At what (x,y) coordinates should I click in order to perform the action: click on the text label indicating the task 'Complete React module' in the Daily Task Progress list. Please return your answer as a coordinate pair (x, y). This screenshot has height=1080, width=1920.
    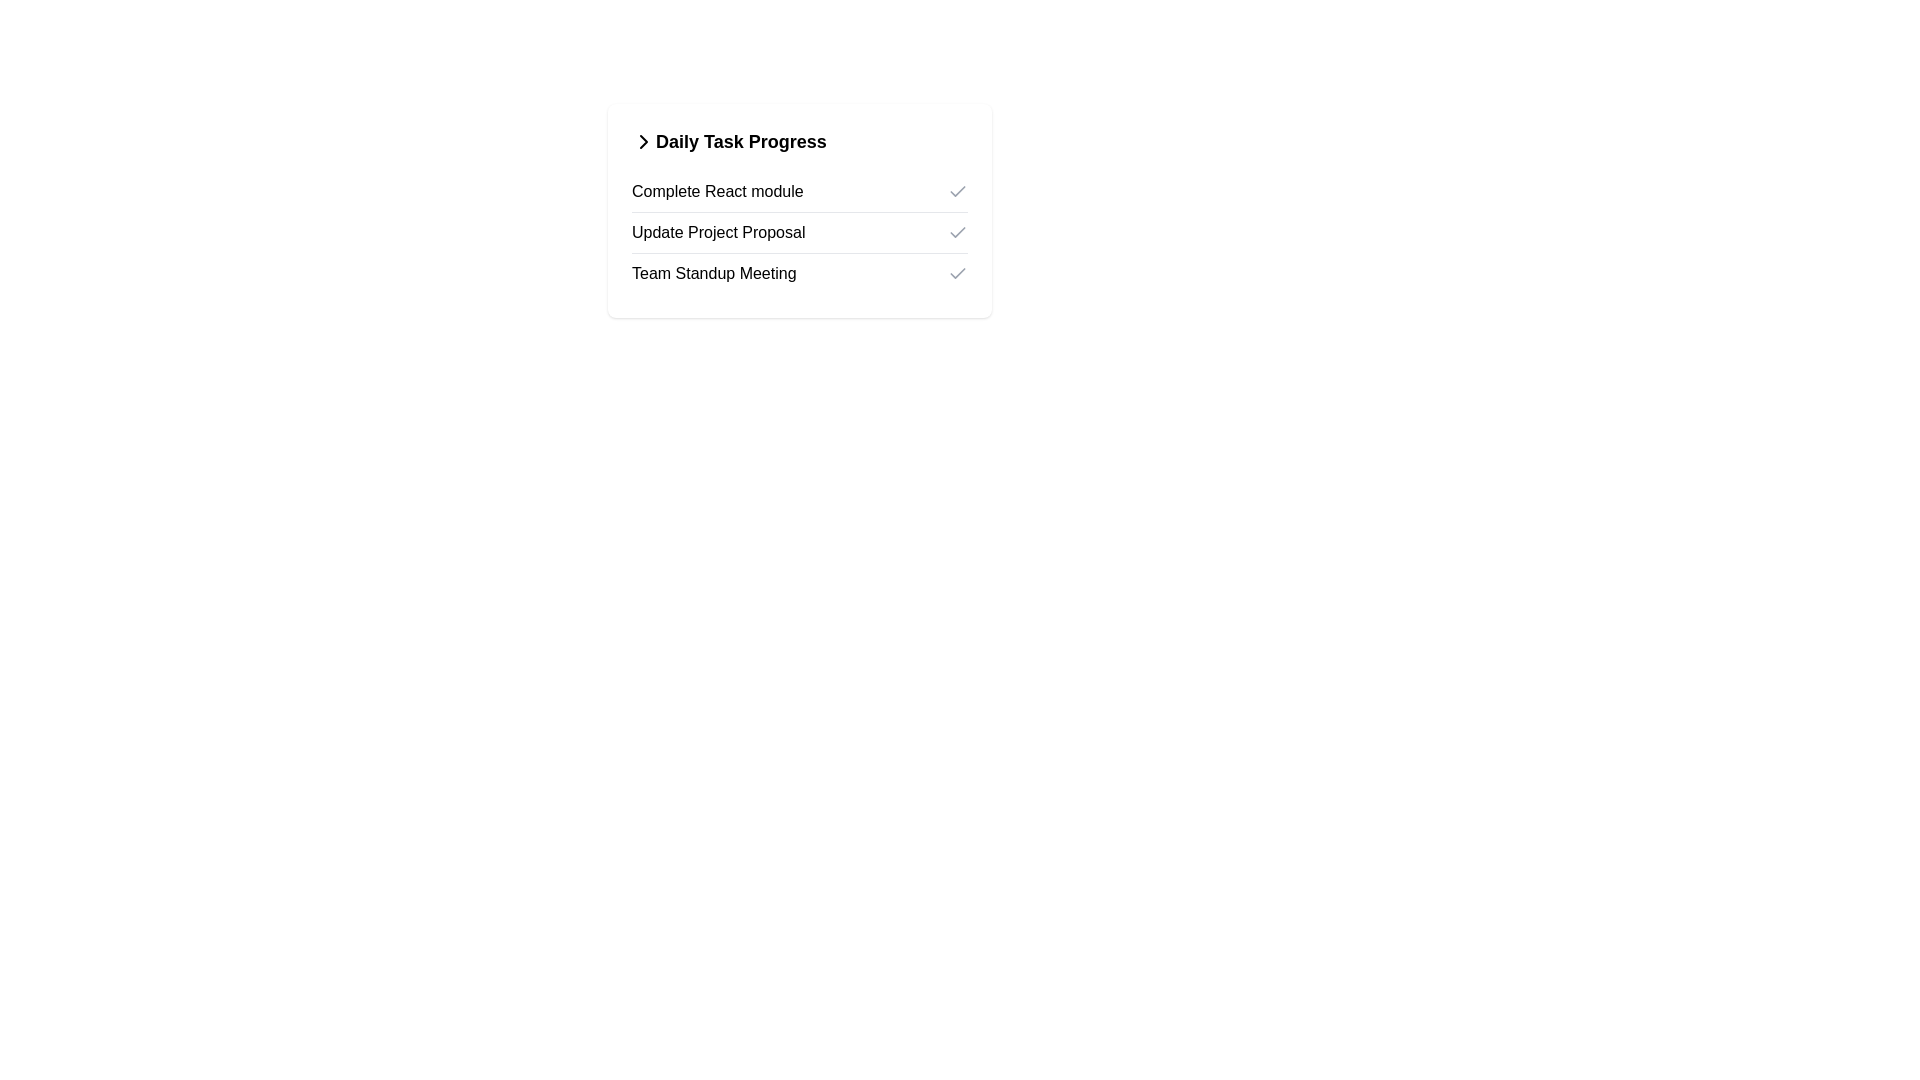
    Looking at the image, I should click on (717, 192).